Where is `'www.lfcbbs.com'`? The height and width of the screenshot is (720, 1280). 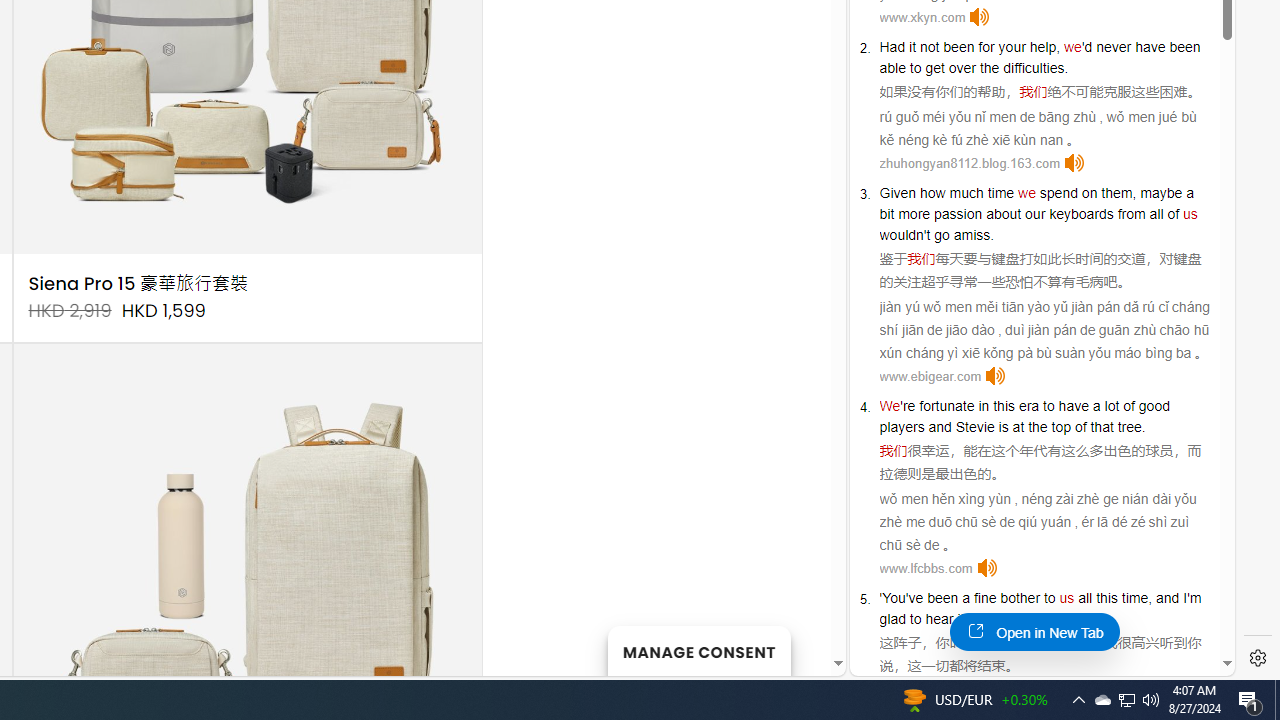 'www.lfcbbs.com' is located at coordinates (925, 568).